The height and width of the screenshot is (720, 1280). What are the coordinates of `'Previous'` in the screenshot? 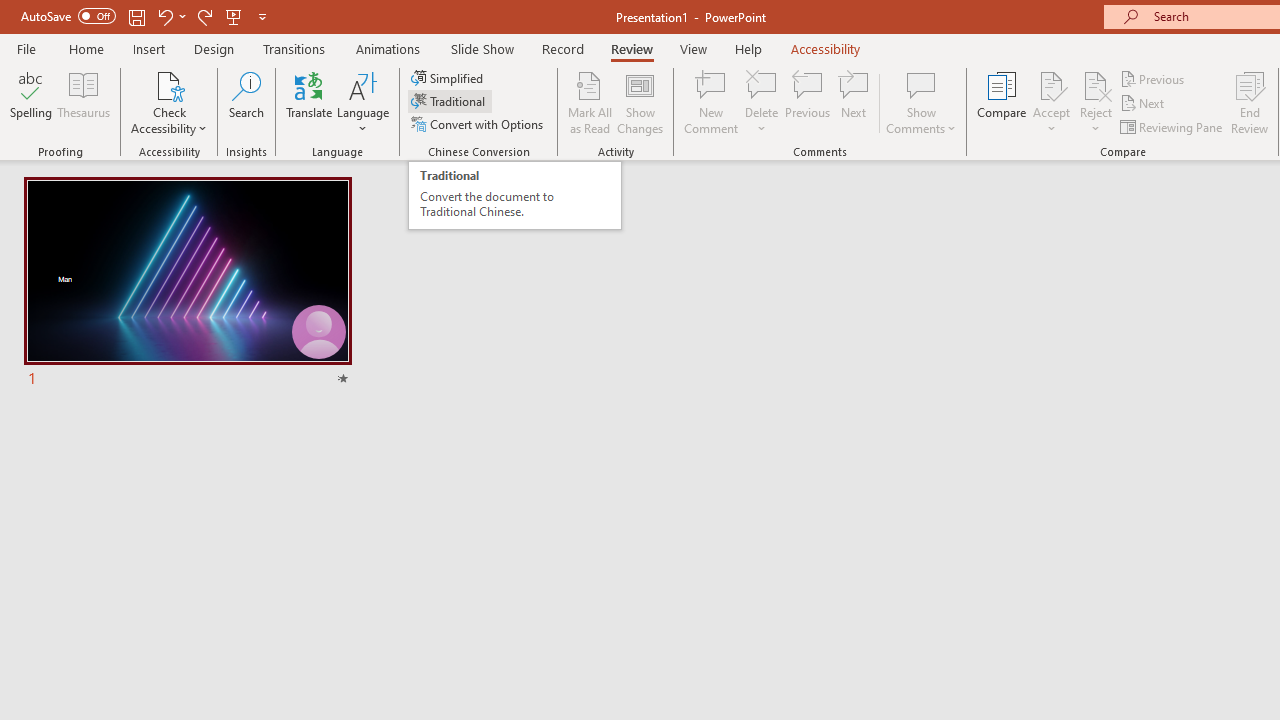 It's located at (1153, 78).